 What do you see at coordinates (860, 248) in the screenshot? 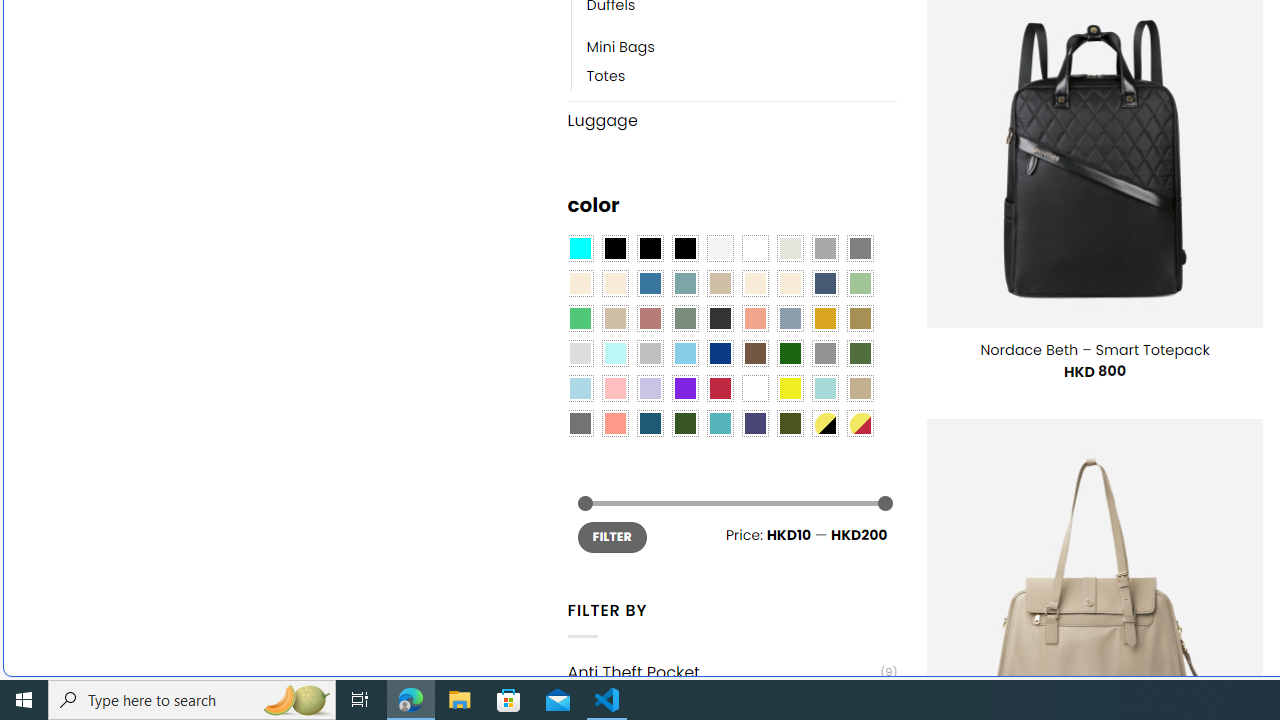
I see `'All Gray'` at bounding box center [860, 248].